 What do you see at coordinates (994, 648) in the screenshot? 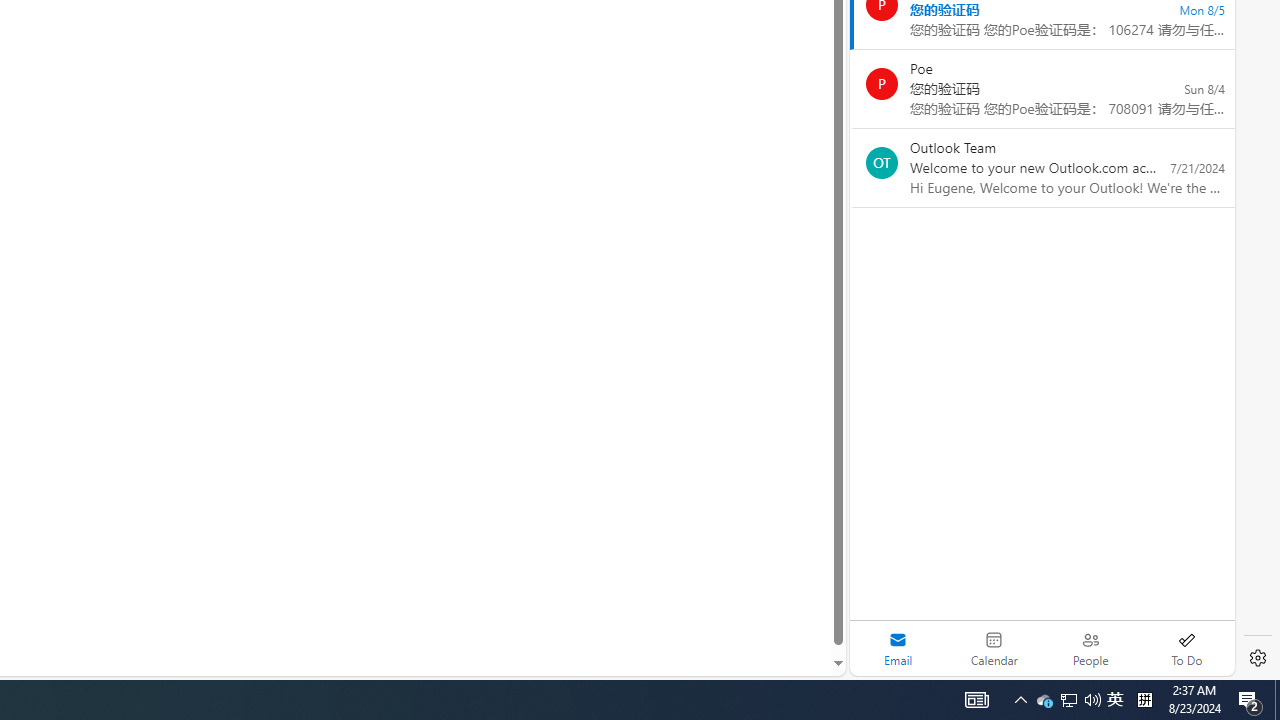
I see `'Calendar. Date today is 22'` at bounding box center [994, 648].